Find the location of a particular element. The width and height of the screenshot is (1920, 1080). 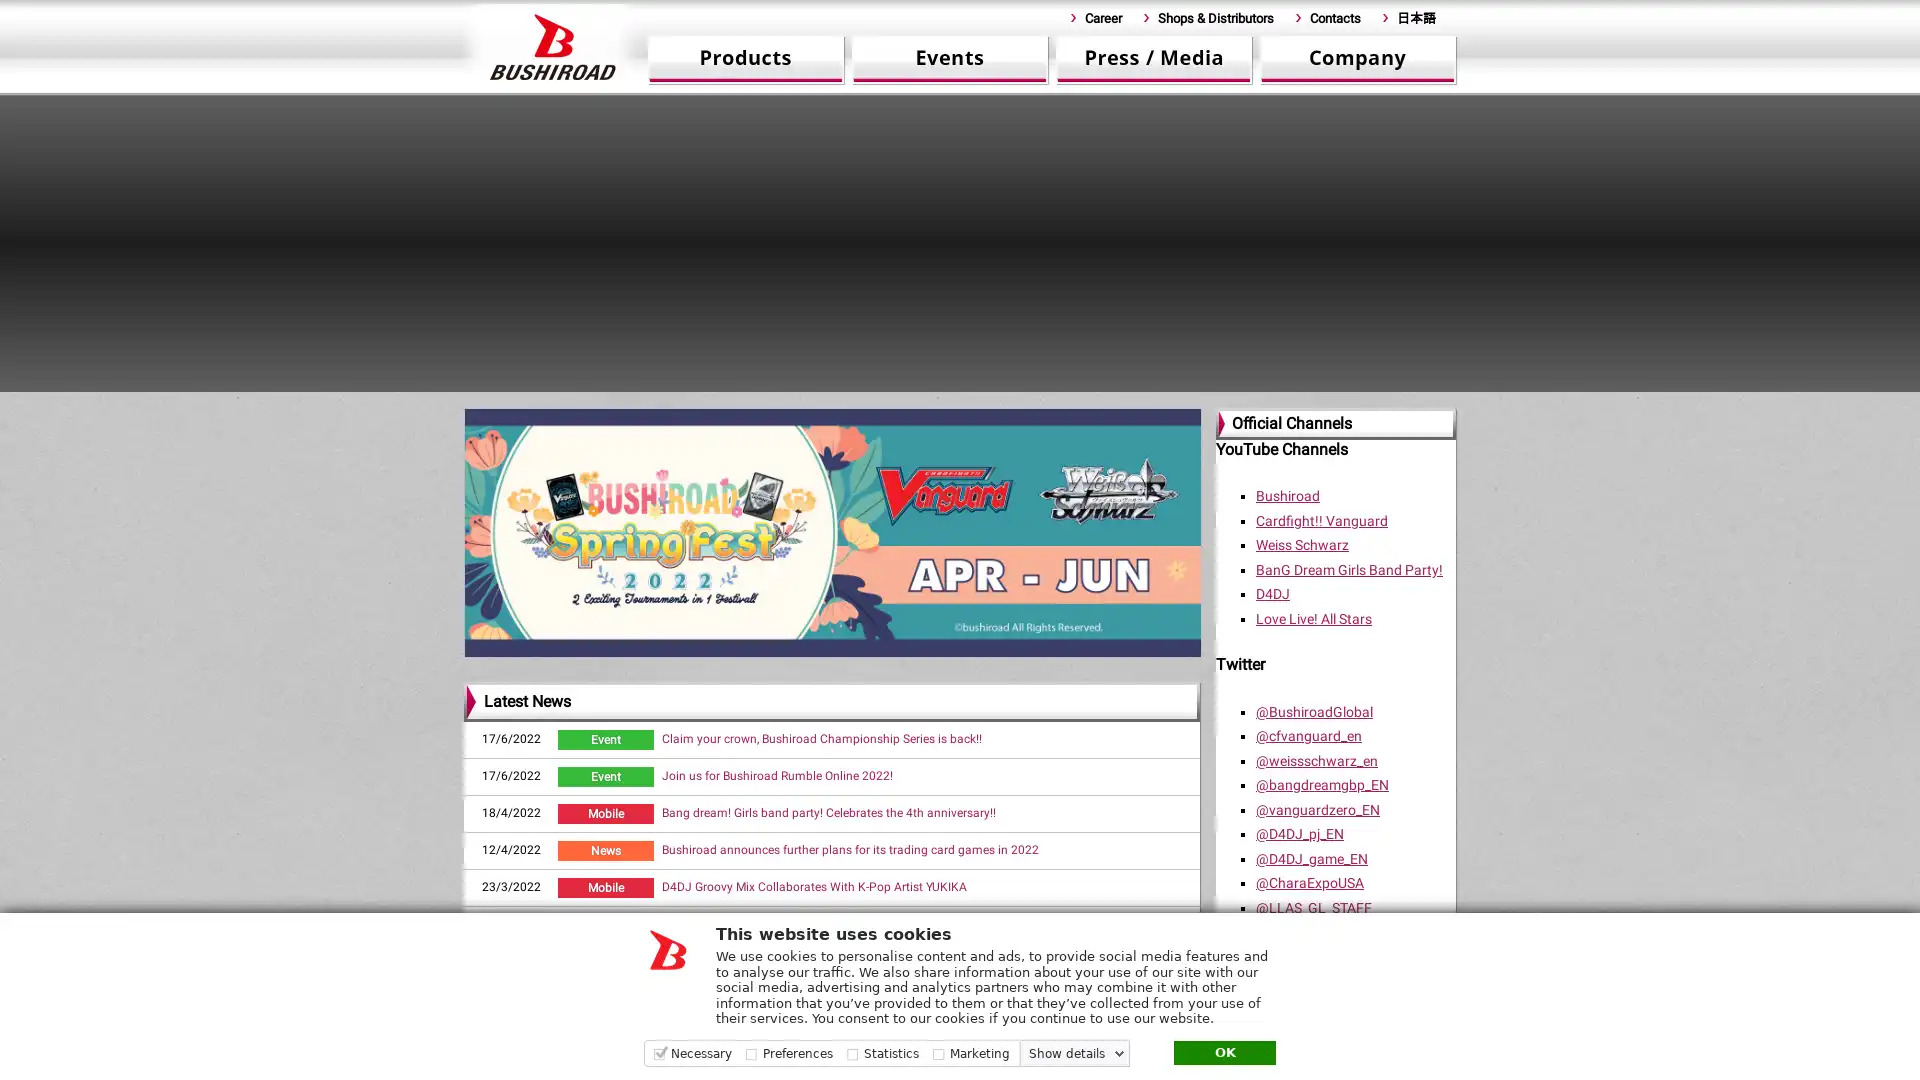

13 is located at coordinates (1093, 384).